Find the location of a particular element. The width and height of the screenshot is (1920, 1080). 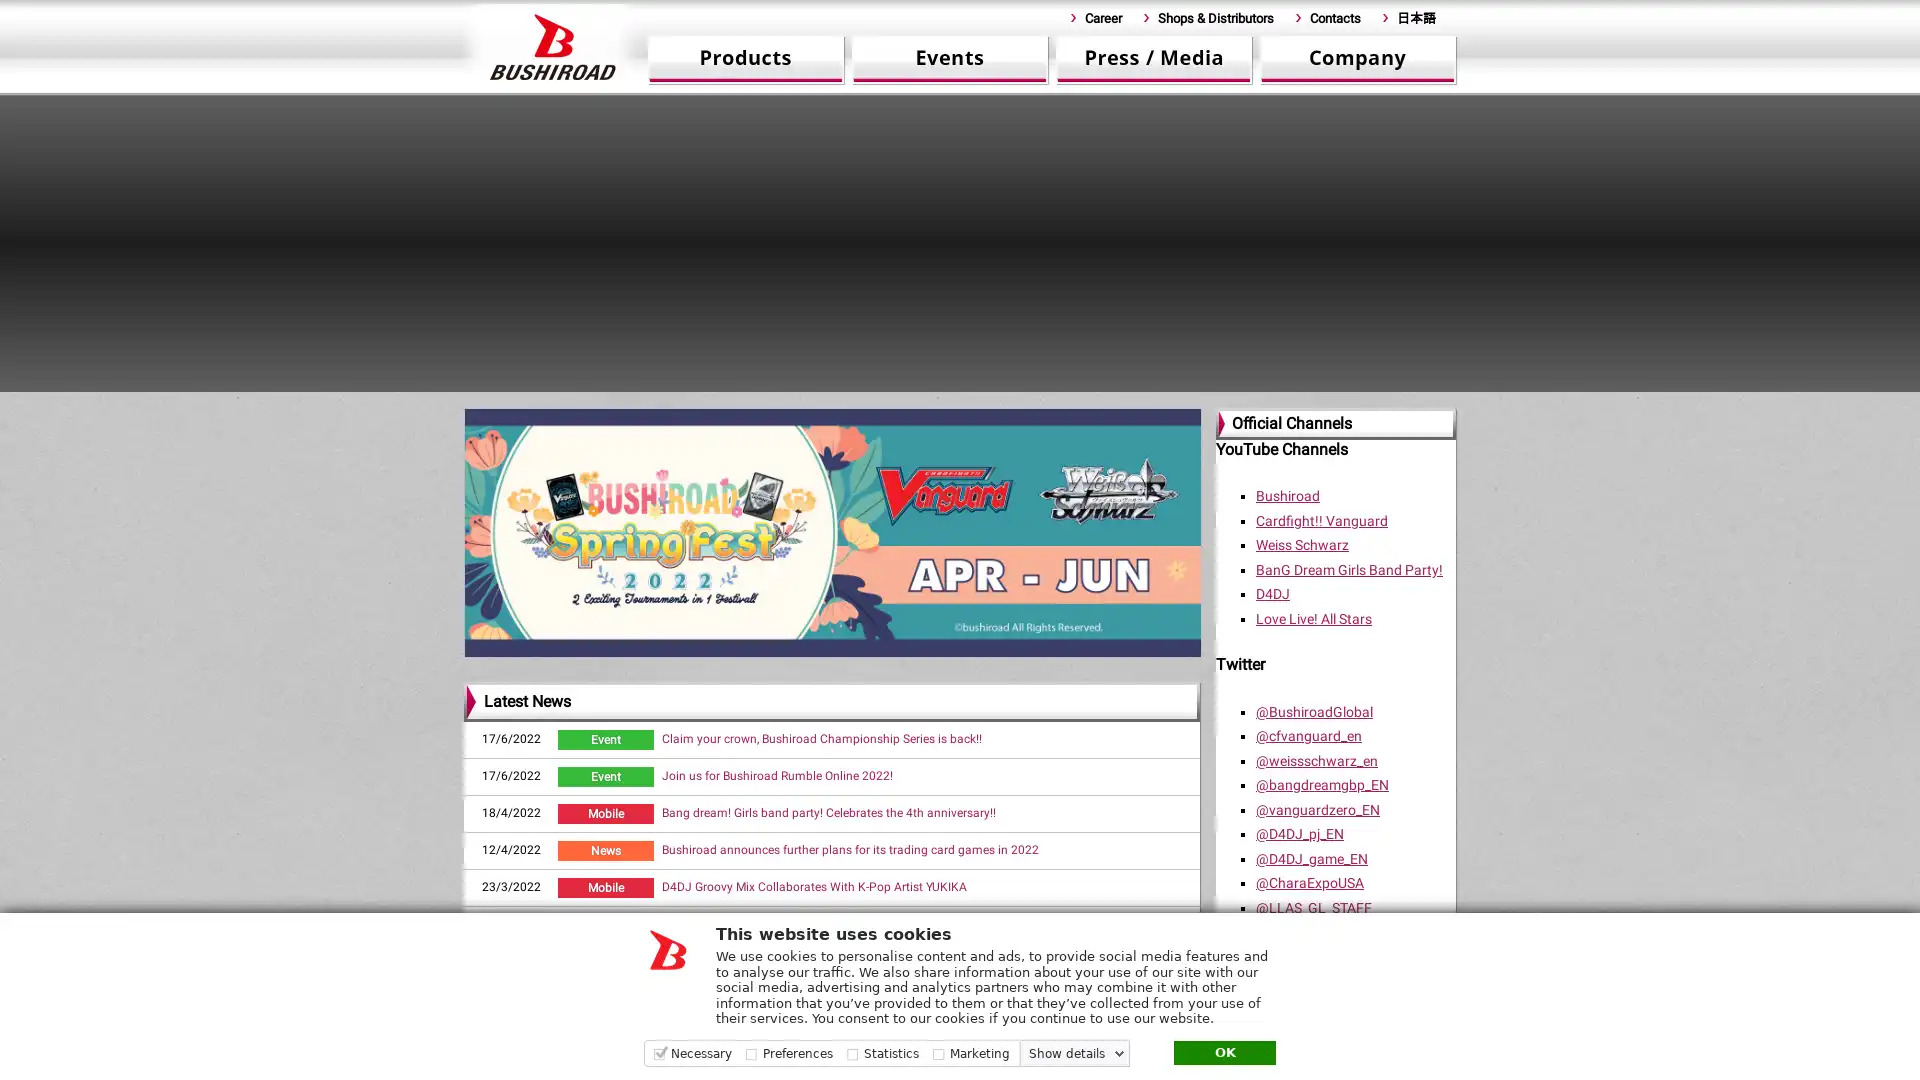

13 is located at coordinates (1093, 384).